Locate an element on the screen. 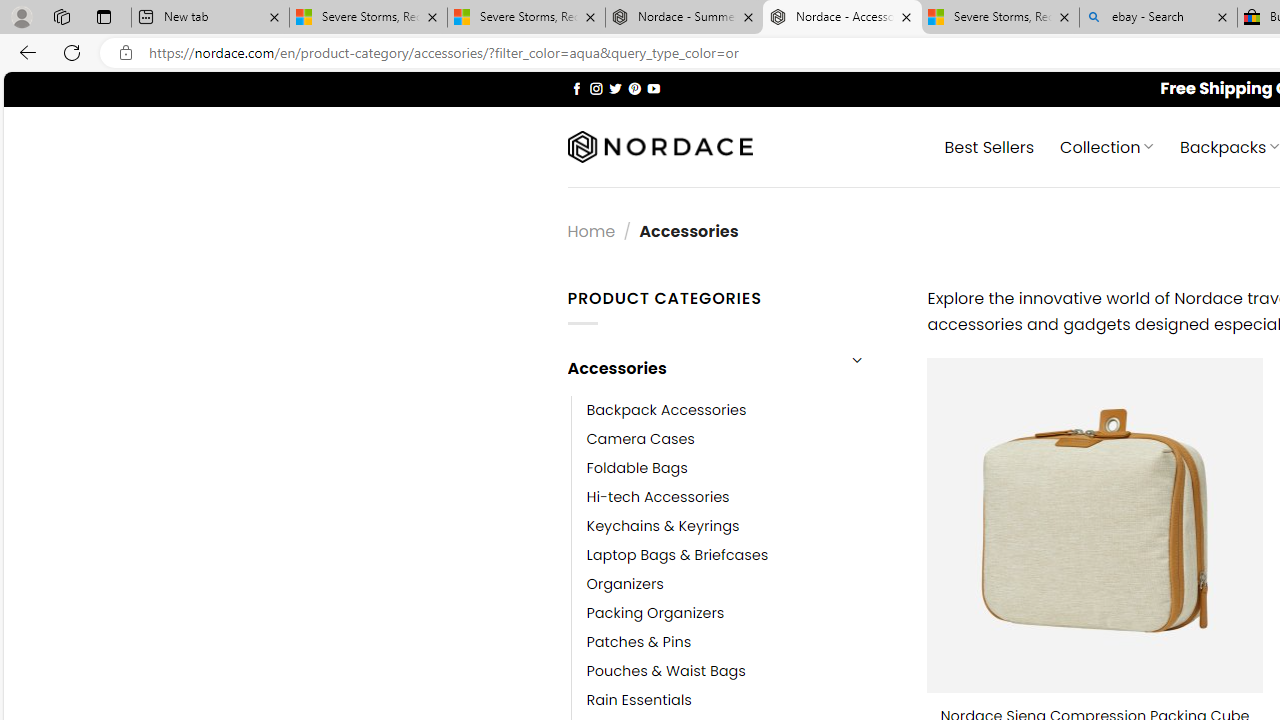 The image size is (1280, 720). 'Laptop Bags & Briefcases' is located at coordinates (677, 555).